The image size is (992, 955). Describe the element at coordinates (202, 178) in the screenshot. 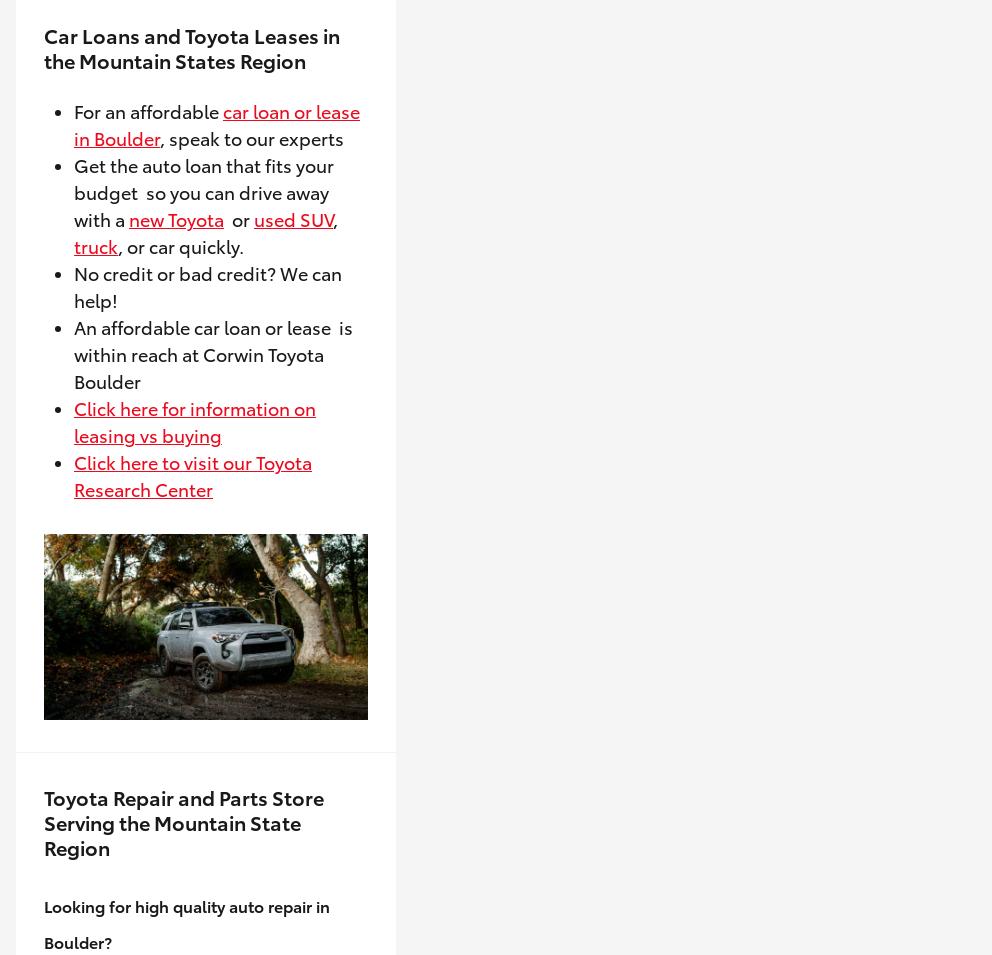

I see `'Get the auto loan that fits your budget'` at that location.